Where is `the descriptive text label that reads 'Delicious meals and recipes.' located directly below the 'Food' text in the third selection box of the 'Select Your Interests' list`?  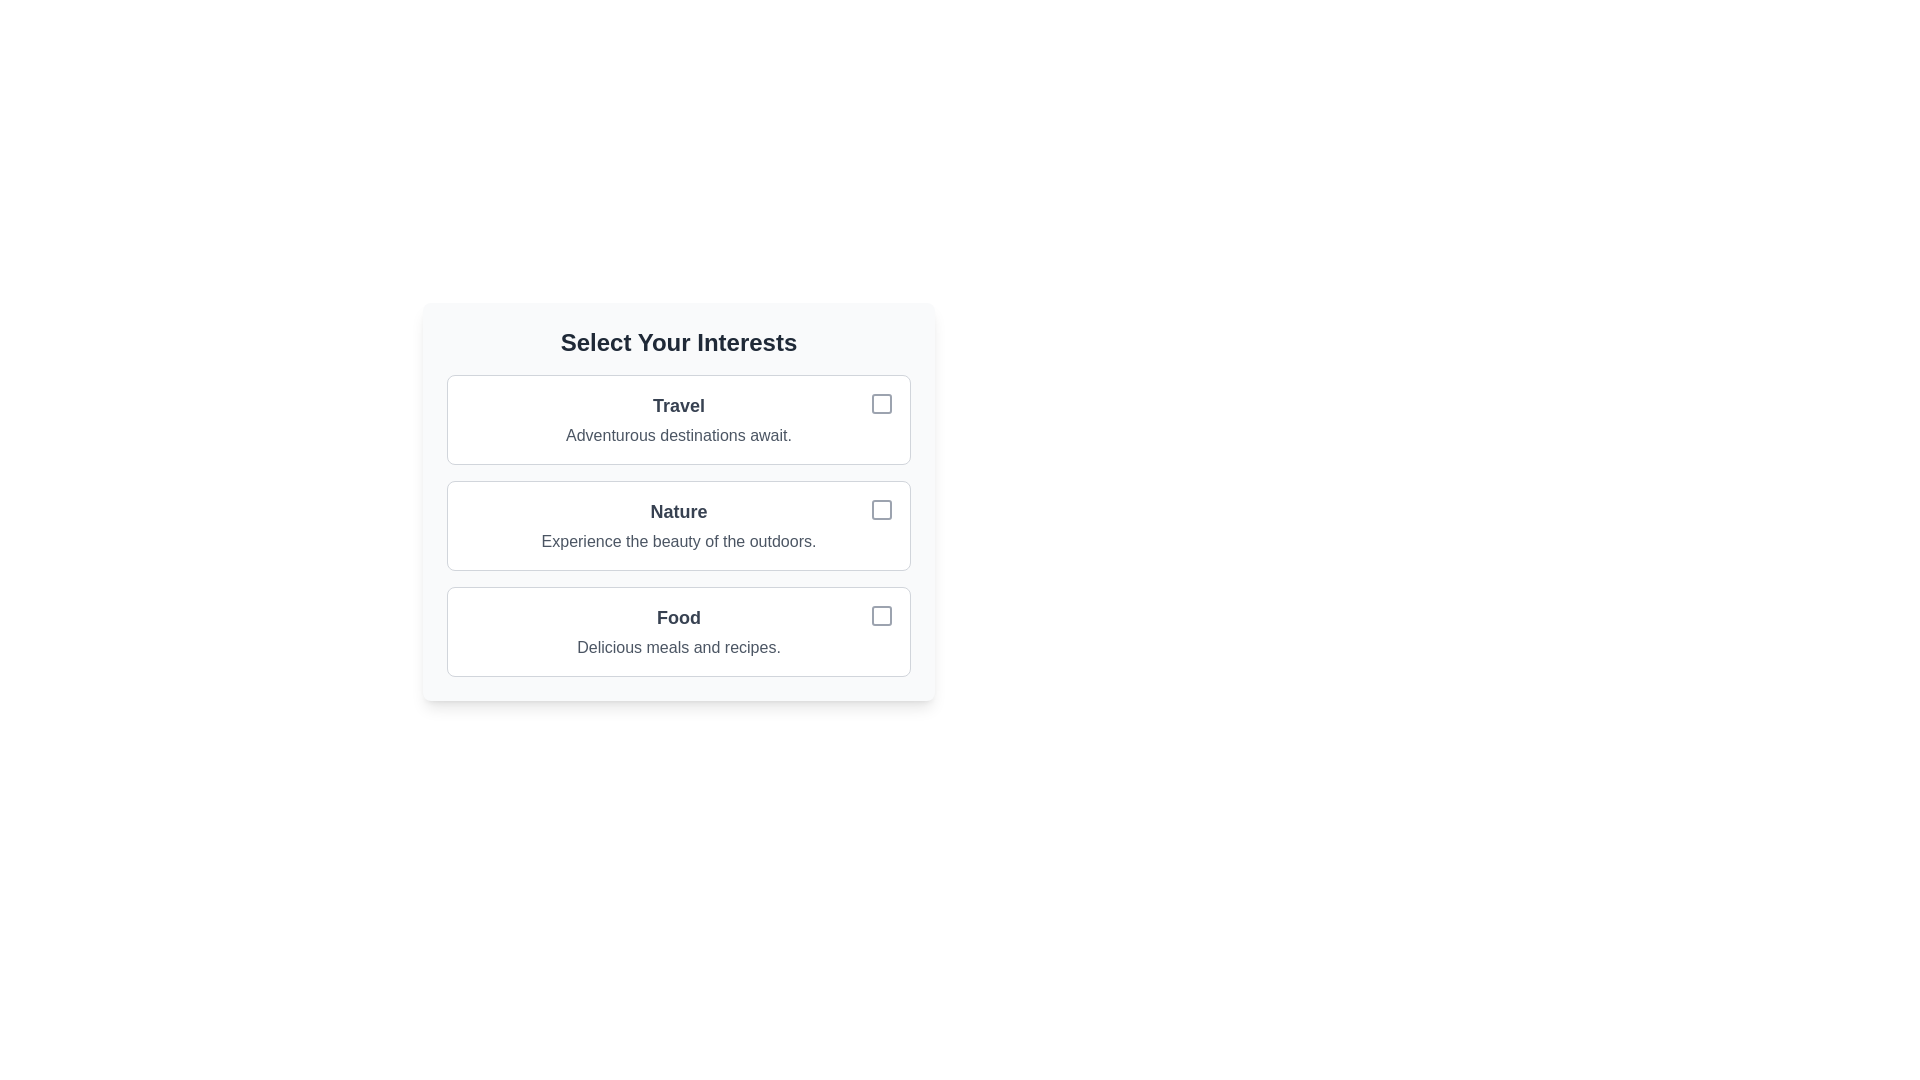 the descriptive text label that reads 'Delicious meals and recipes.' located directly below the 'Food' text in the third selection box of the 'Select Your Interests' list is located at coordinates (678, 648).